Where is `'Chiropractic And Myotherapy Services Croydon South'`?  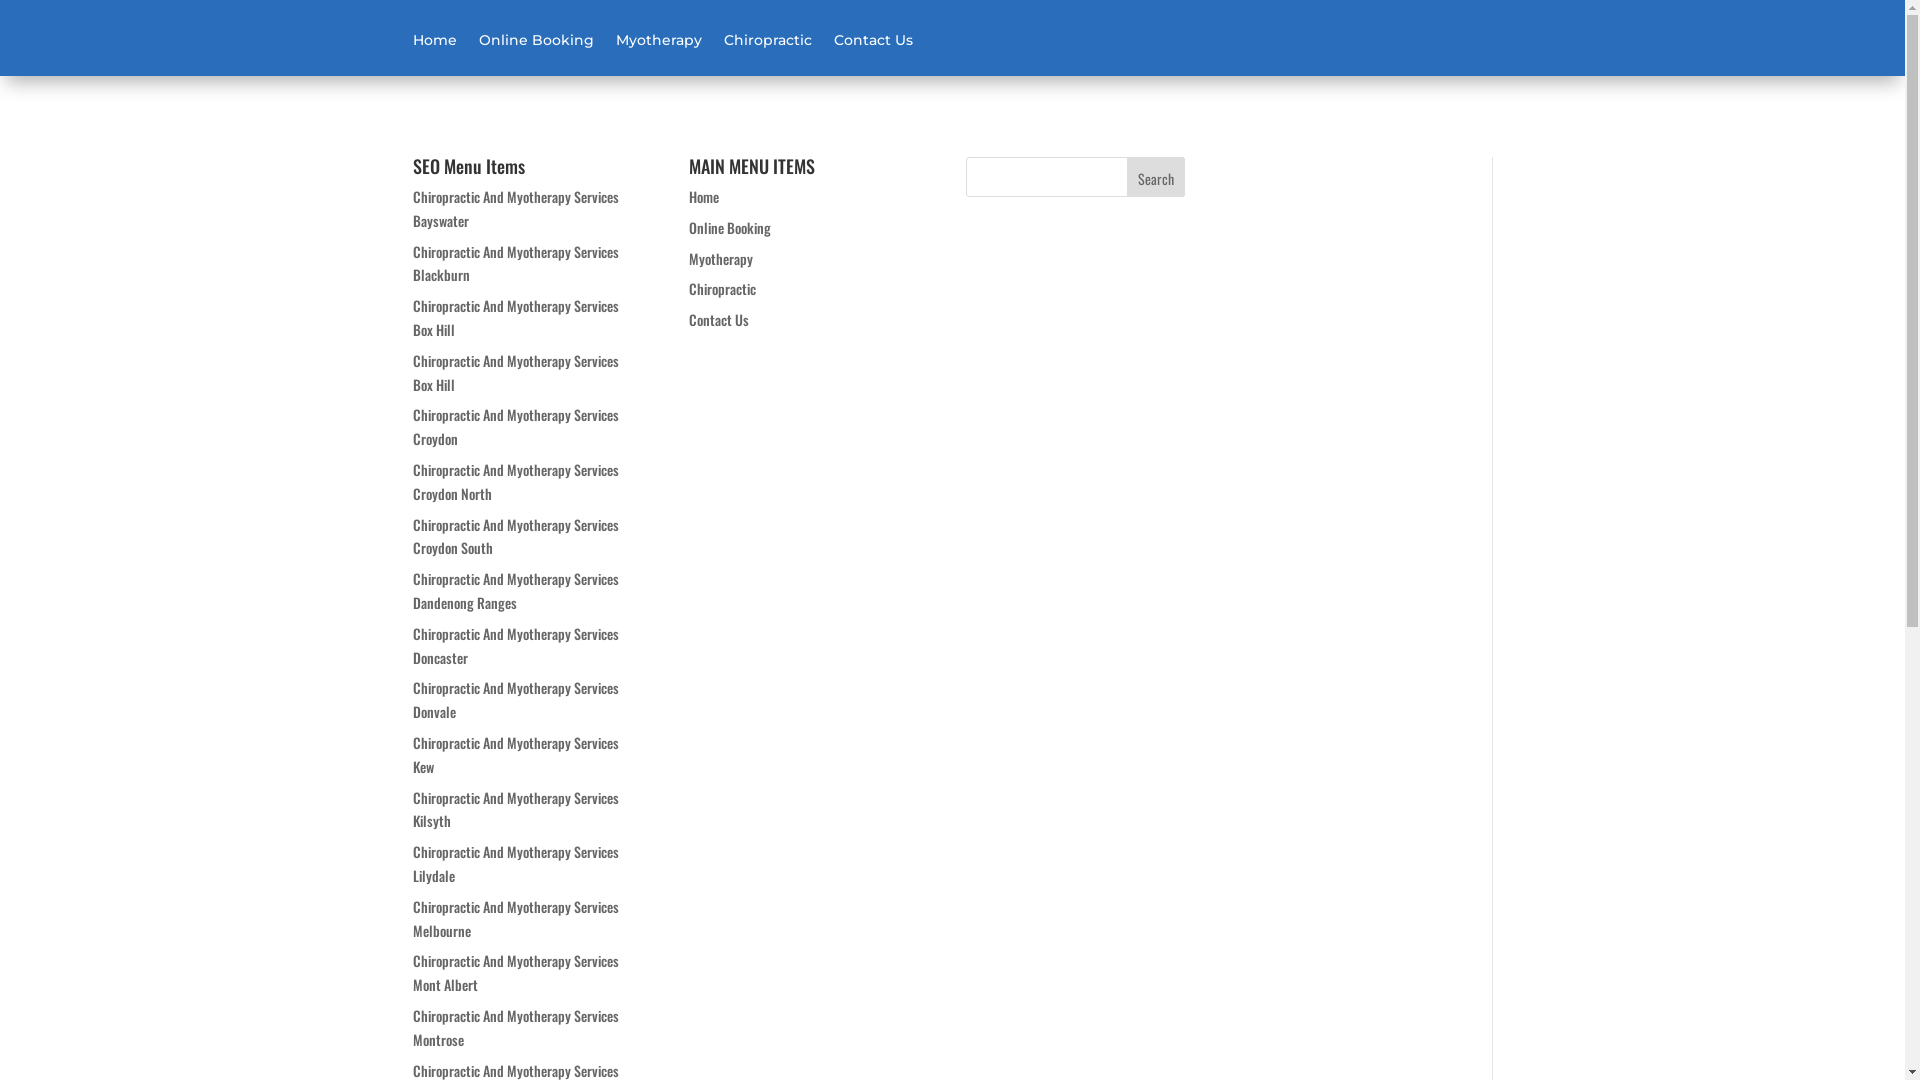
'Chiropractic And Myotherapy Services Croydon South' is located at coordinates (411, 535).